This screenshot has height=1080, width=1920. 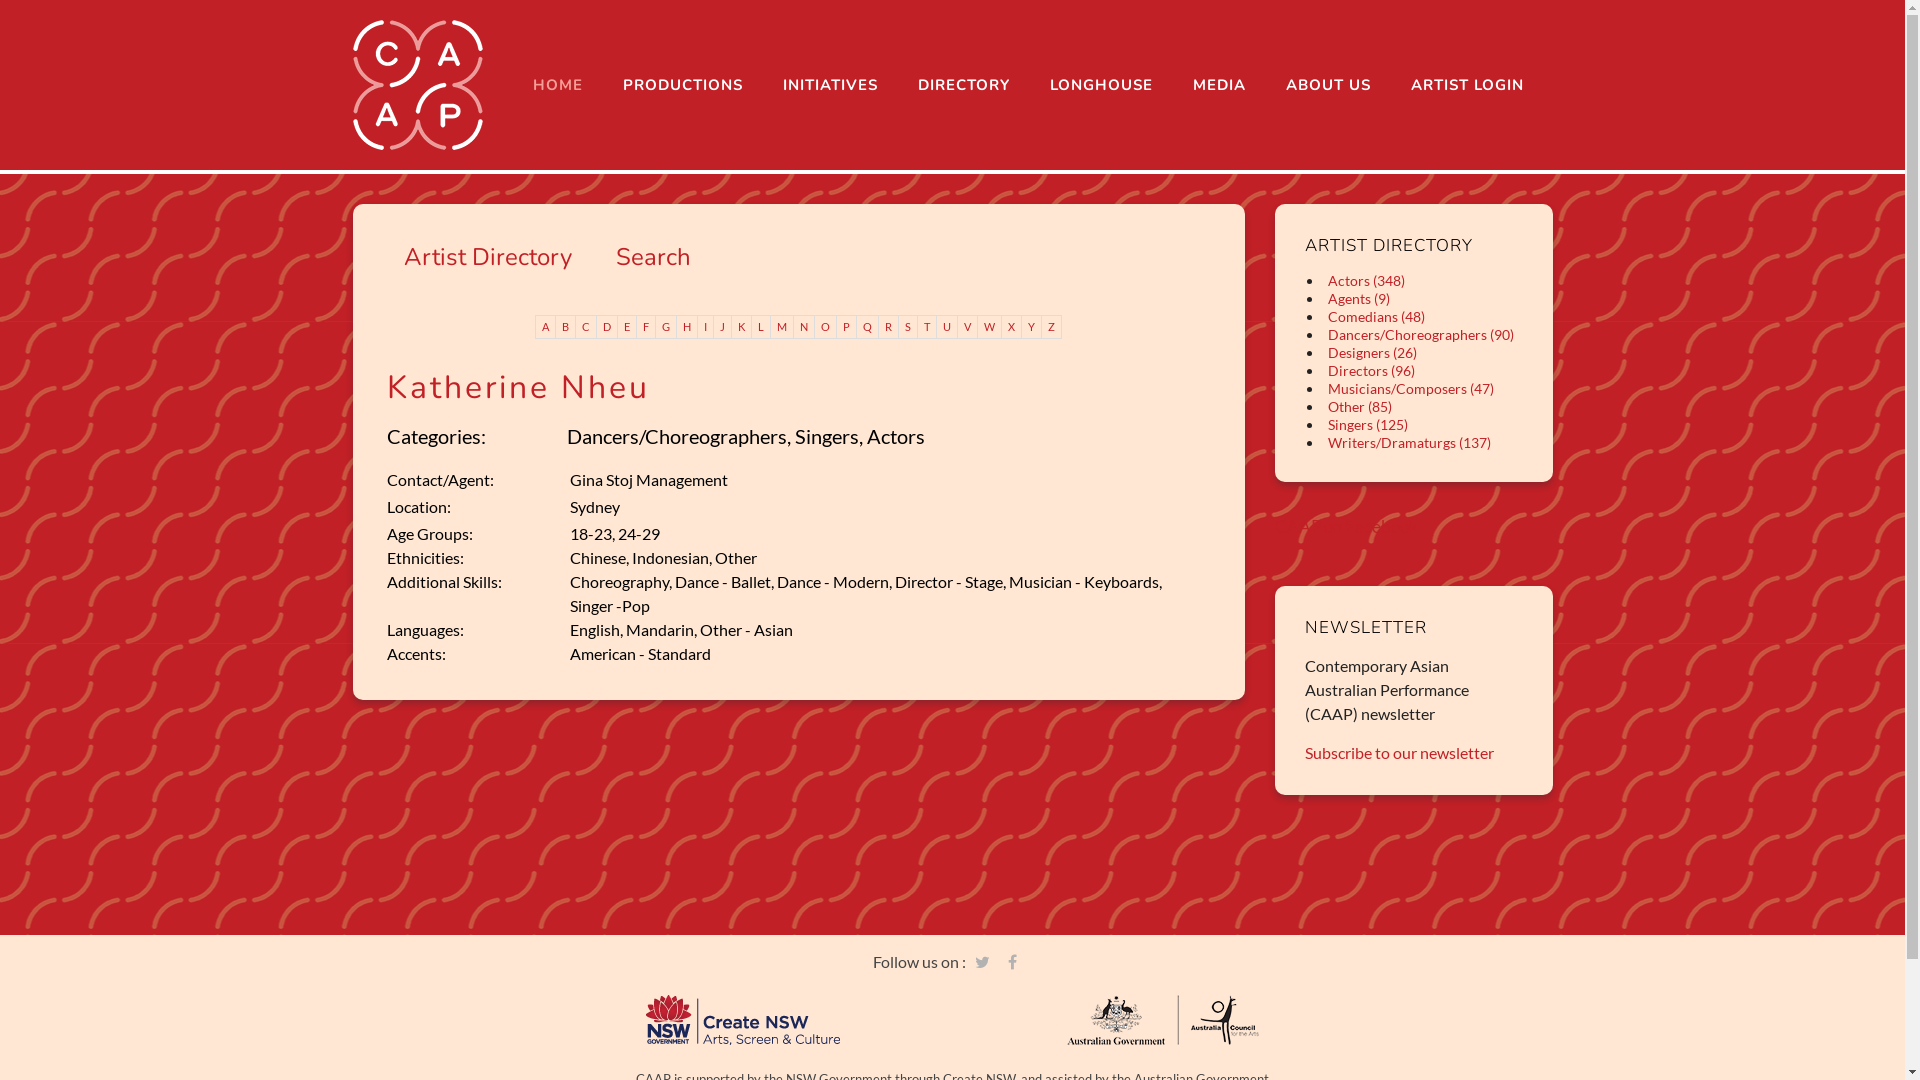 I want to click on 'MEDIA', so click(x=1217, y=83).